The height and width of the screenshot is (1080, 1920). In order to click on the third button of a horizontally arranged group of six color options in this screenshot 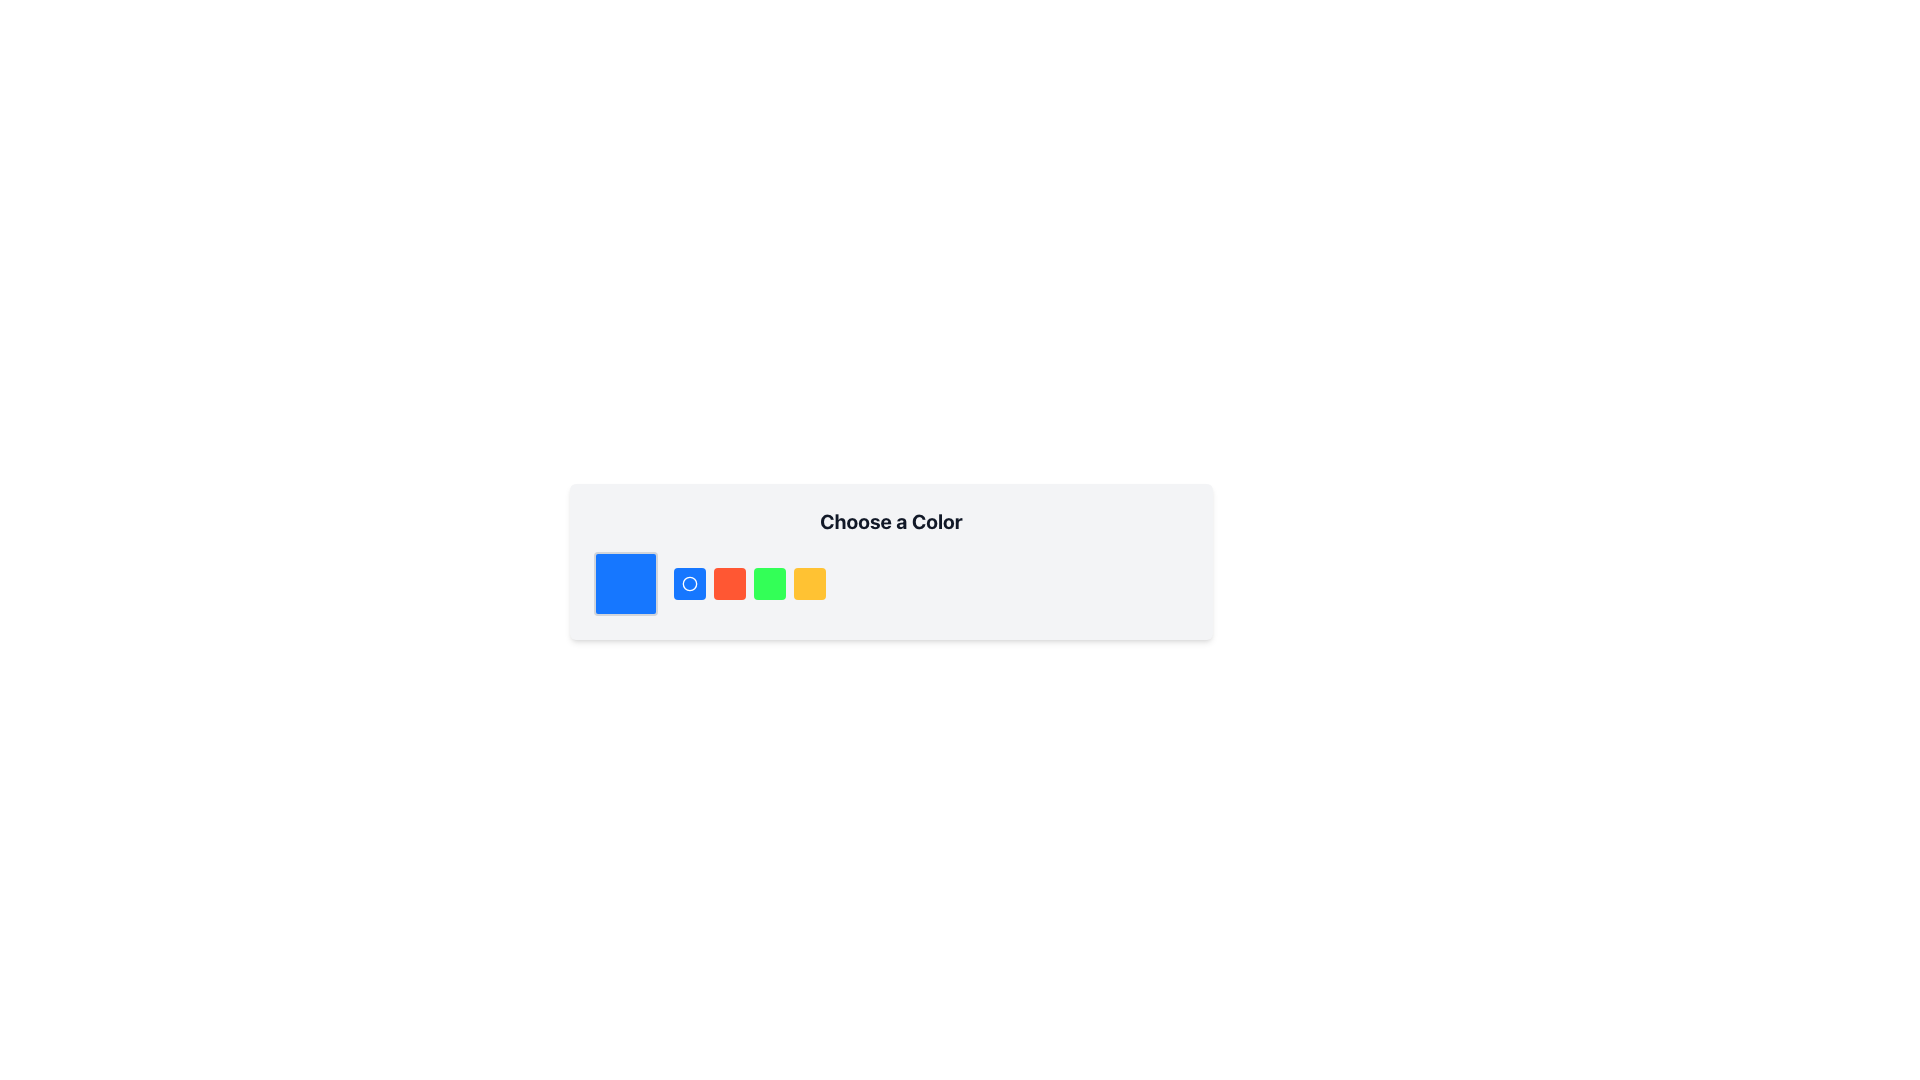, I will do `click(728, 583)`.